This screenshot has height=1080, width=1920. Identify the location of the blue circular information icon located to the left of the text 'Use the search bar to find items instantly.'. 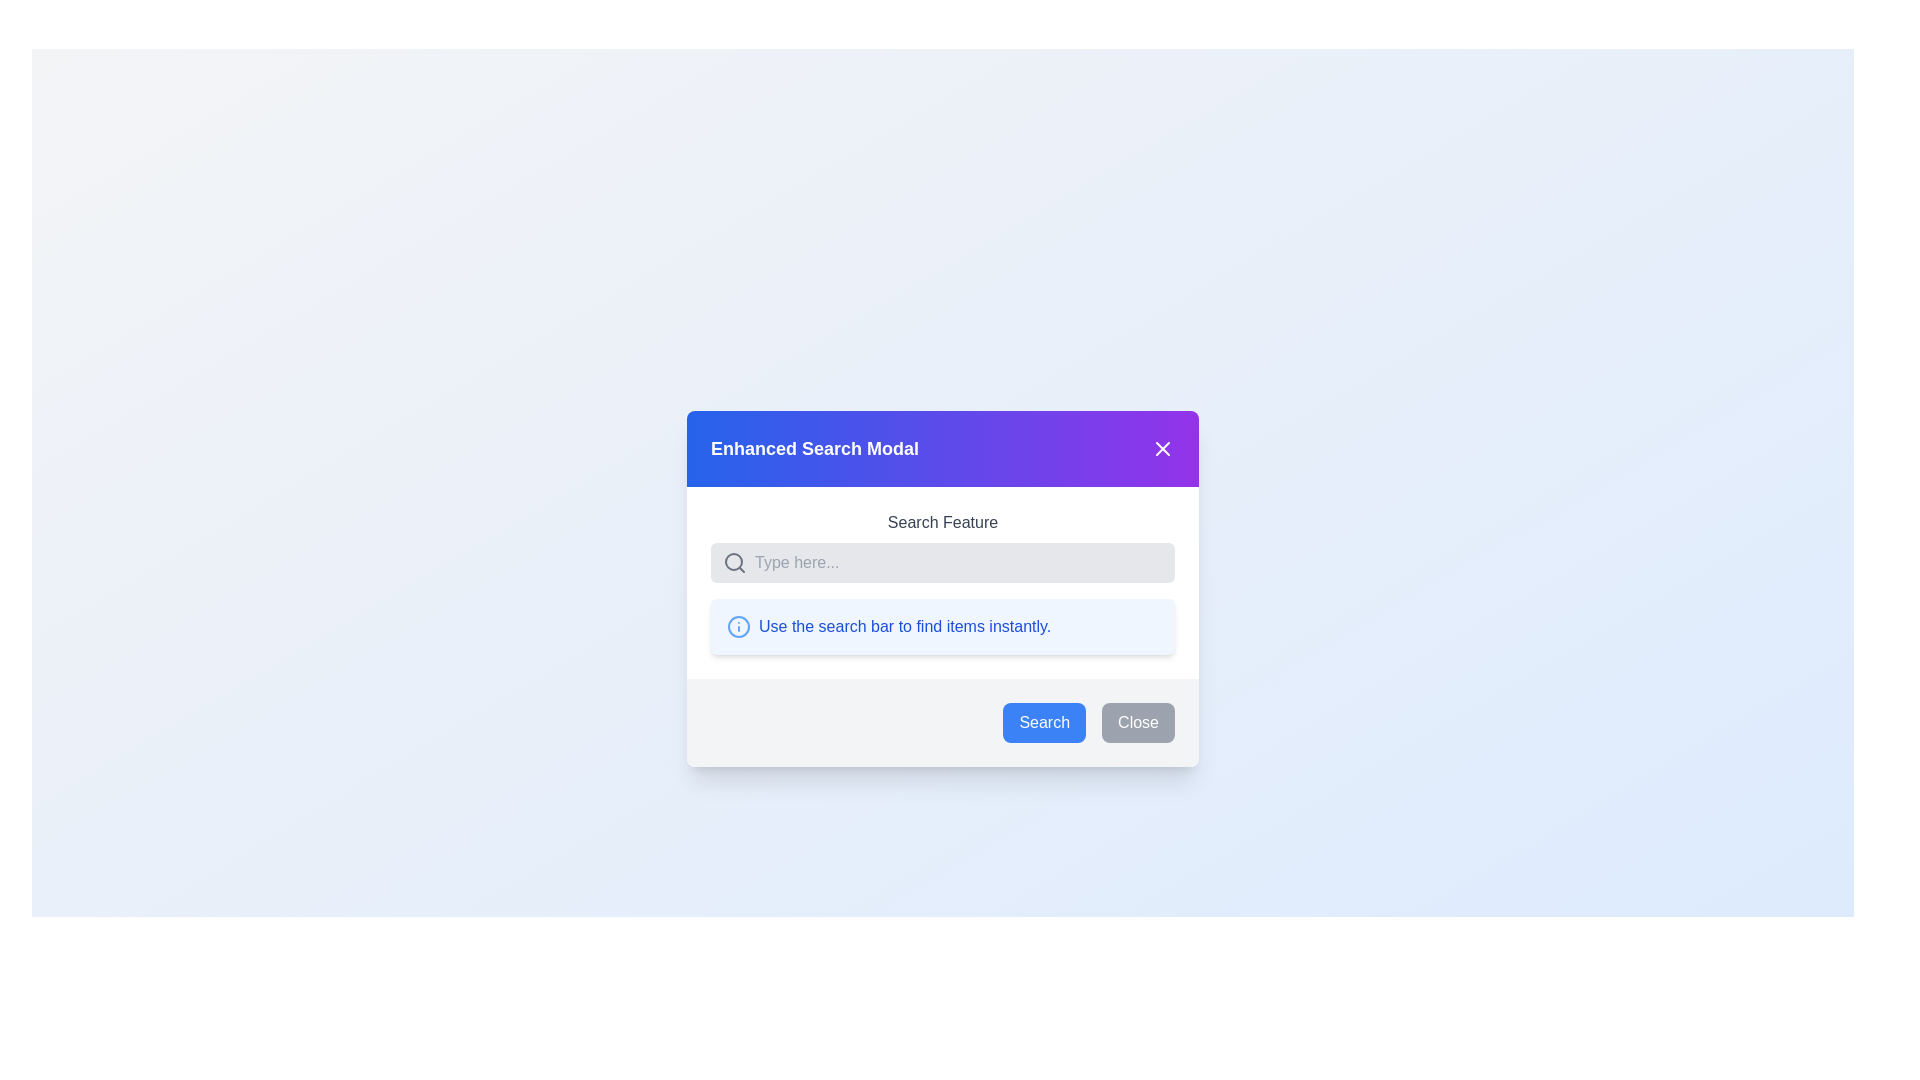
(738, 626).